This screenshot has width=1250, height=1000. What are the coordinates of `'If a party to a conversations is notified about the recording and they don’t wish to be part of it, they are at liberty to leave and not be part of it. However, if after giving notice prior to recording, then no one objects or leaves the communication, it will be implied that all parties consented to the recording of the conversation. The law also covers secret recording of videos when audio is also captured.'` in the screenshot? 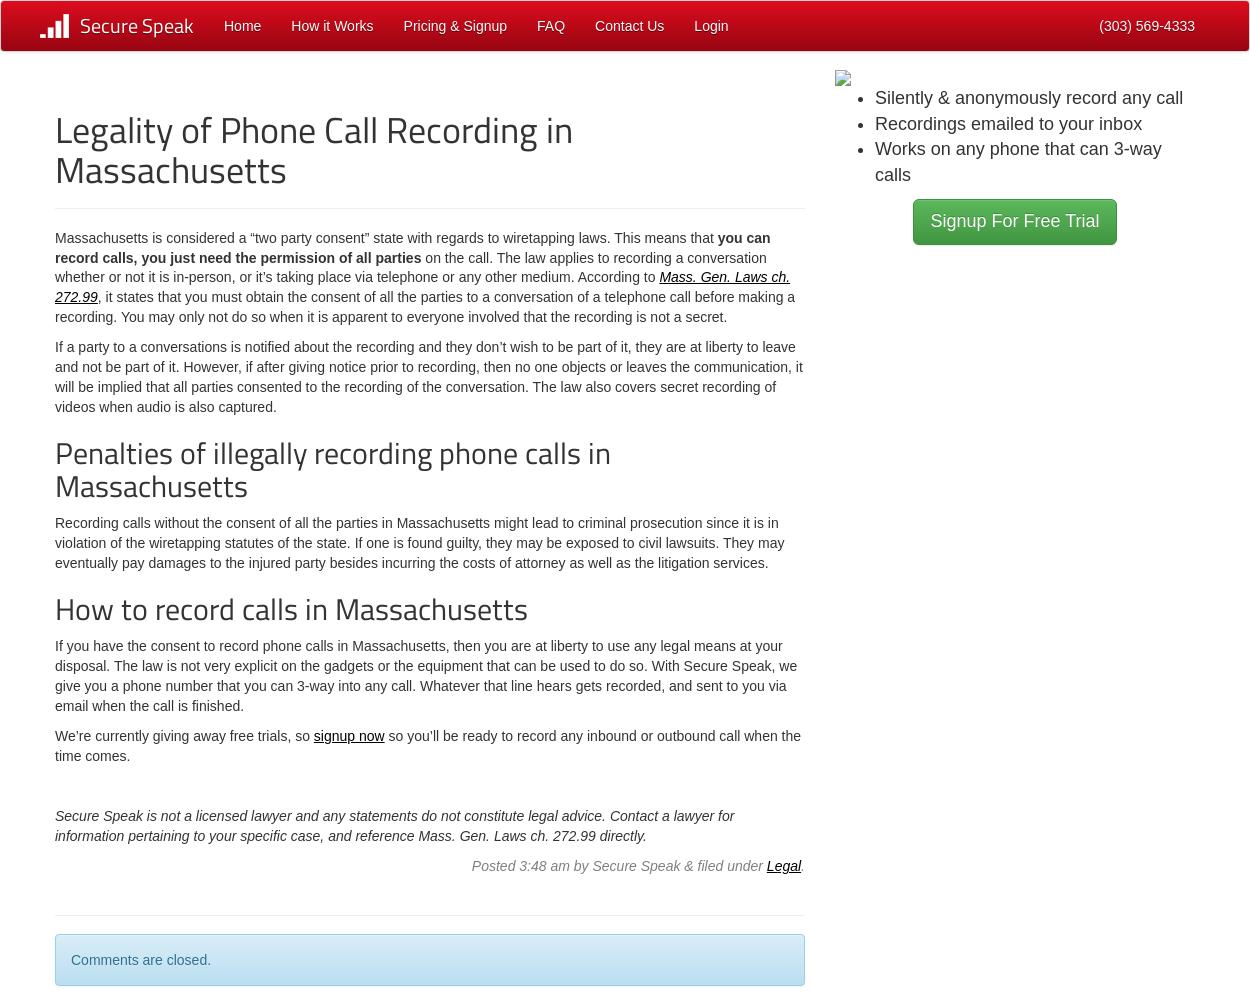 It's located at (55, 377).